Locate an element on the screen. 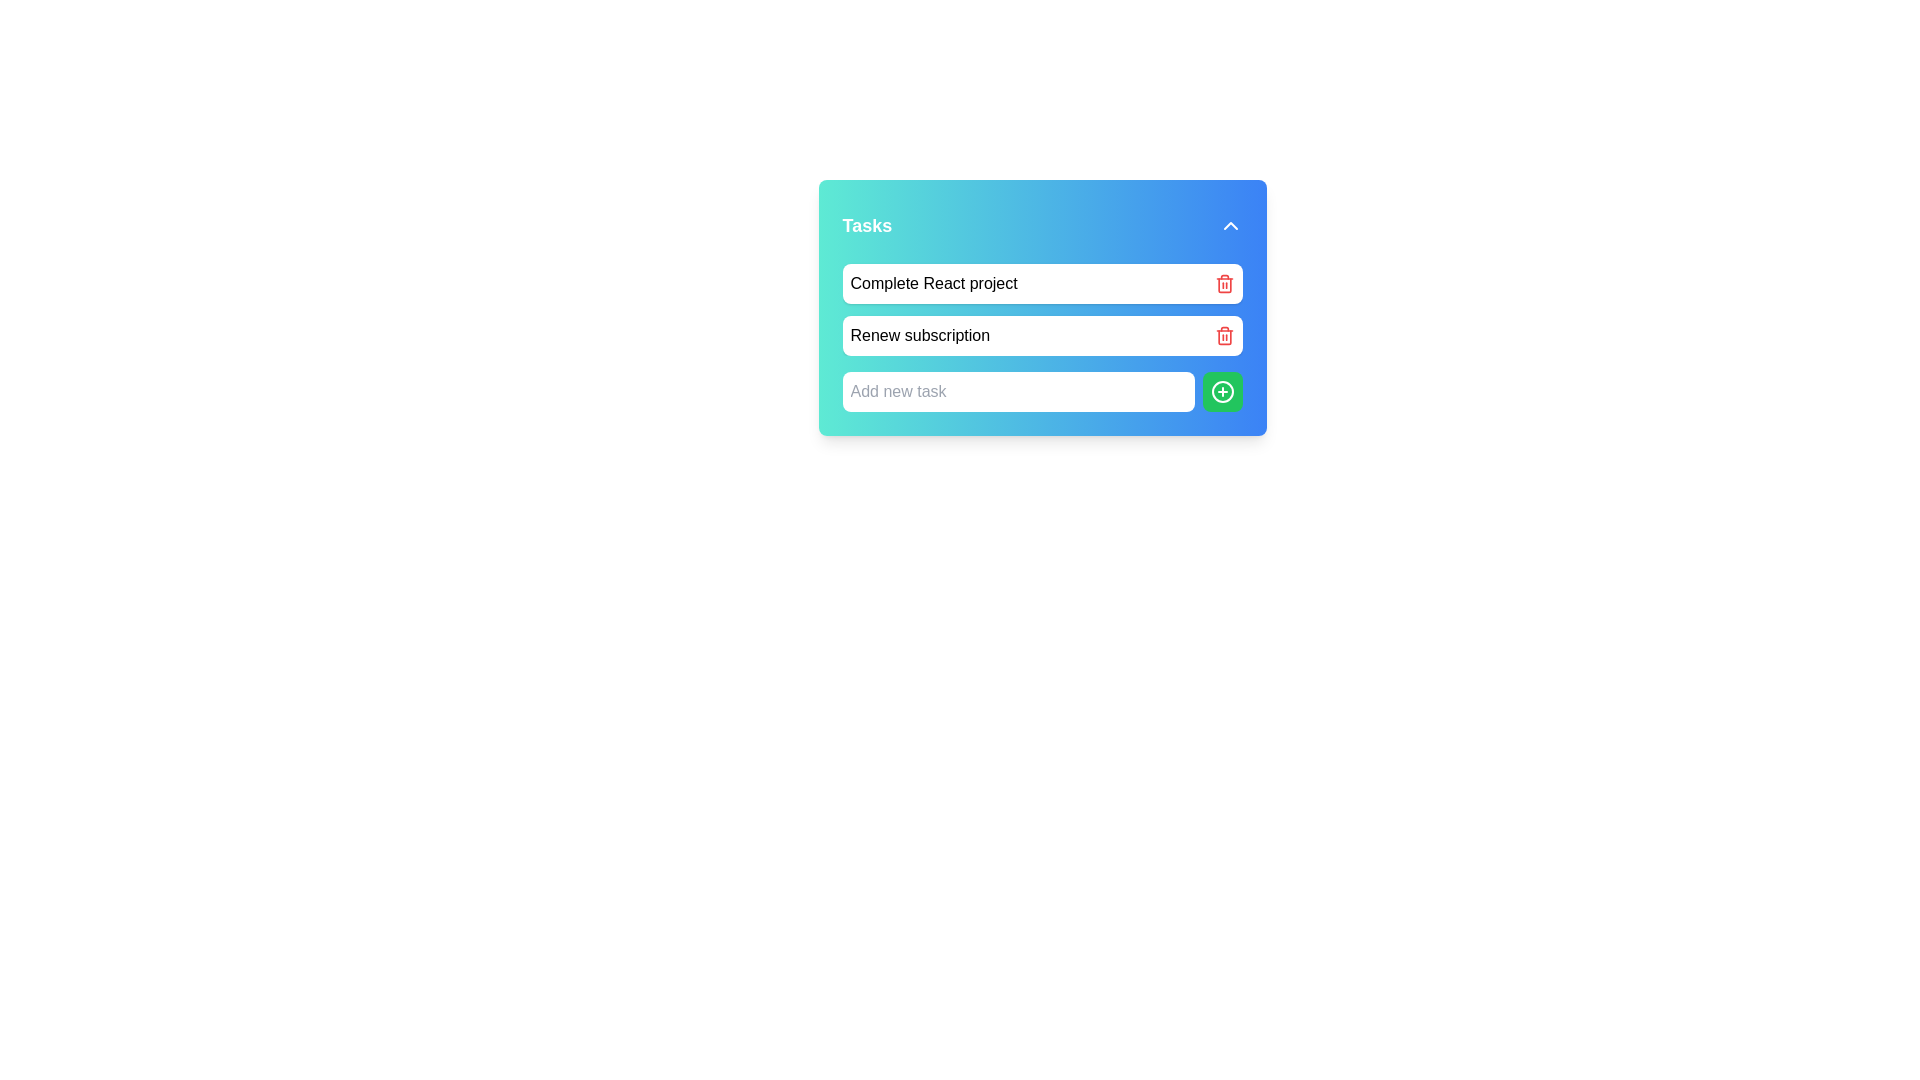 The image size is (1920, 1080). the Trash bin outline icon located to the right of the input field labeled 'Complete React project', which indicates a delete action for the associated list item is located at coordinates (1223, 285).